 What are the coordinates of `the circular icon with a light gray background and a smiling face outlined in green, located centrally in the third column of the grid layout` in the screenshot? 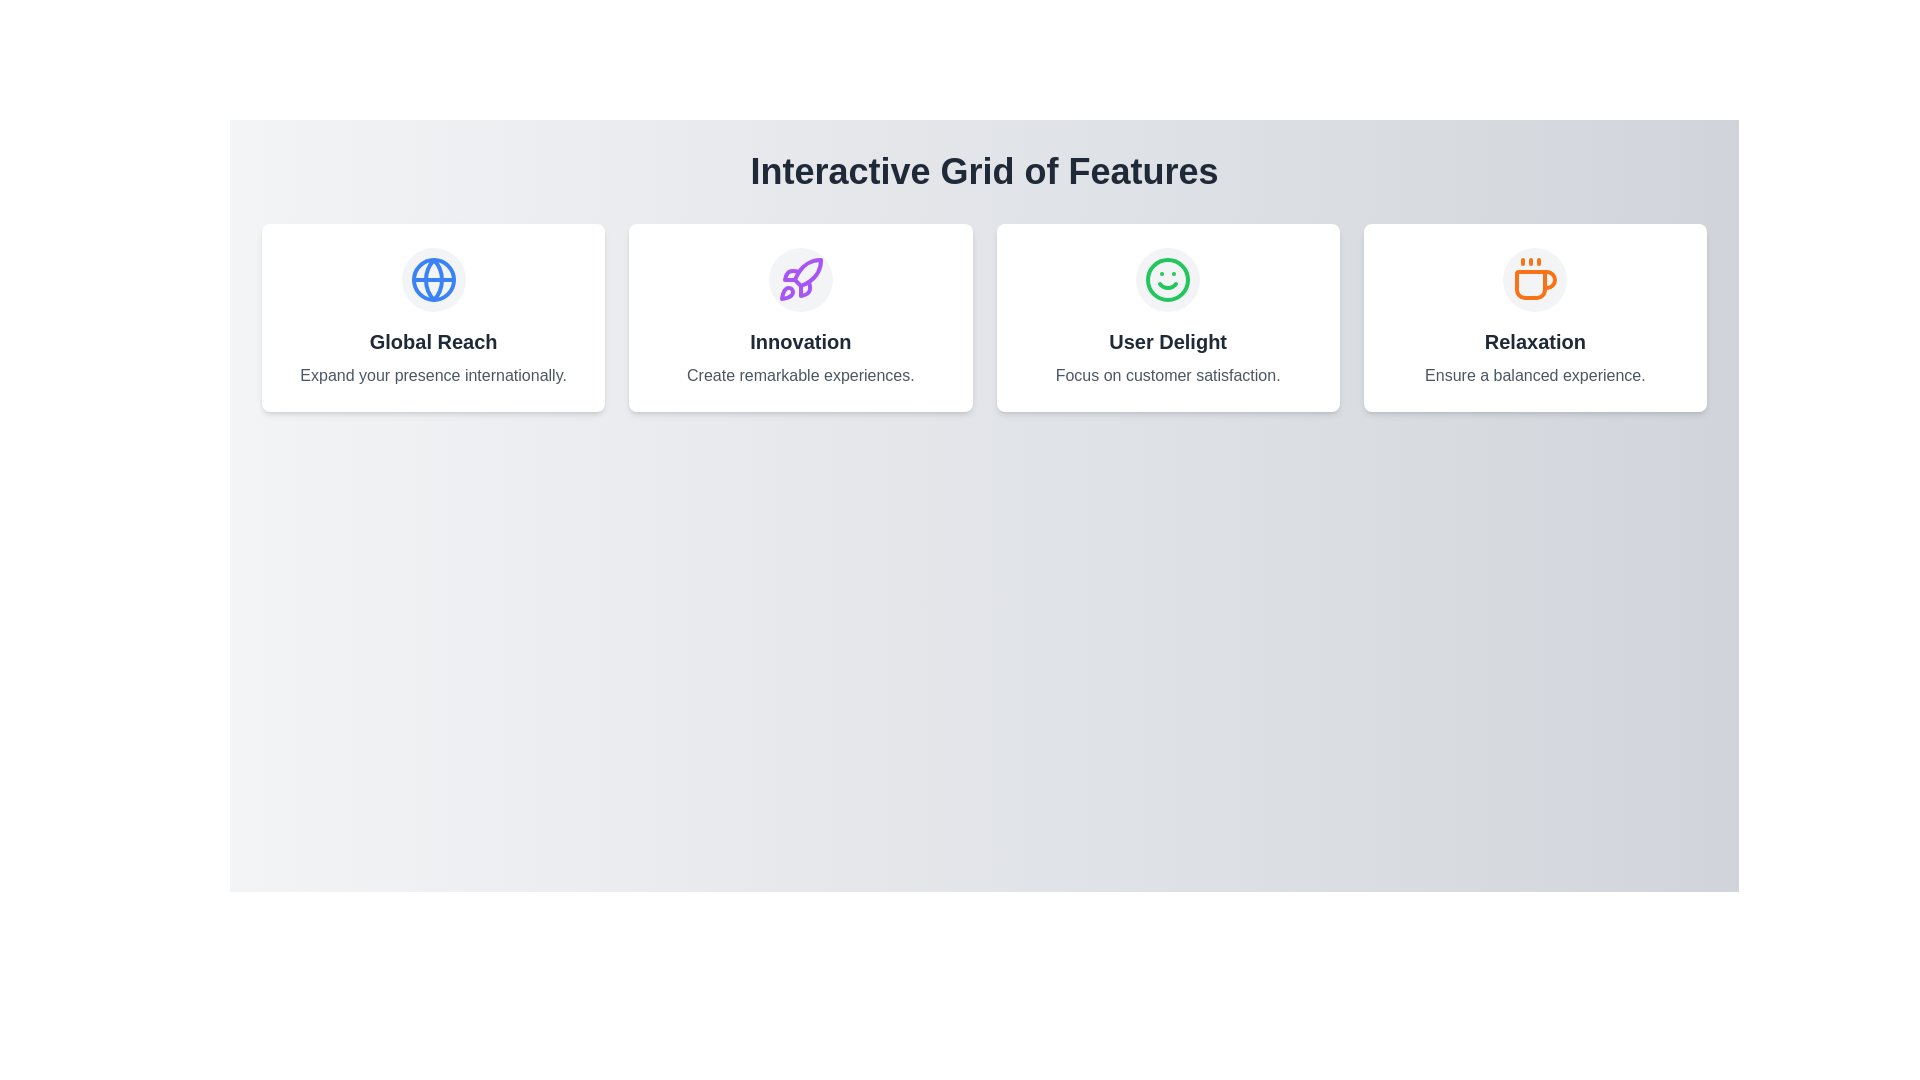 It's located at (1168, 280).